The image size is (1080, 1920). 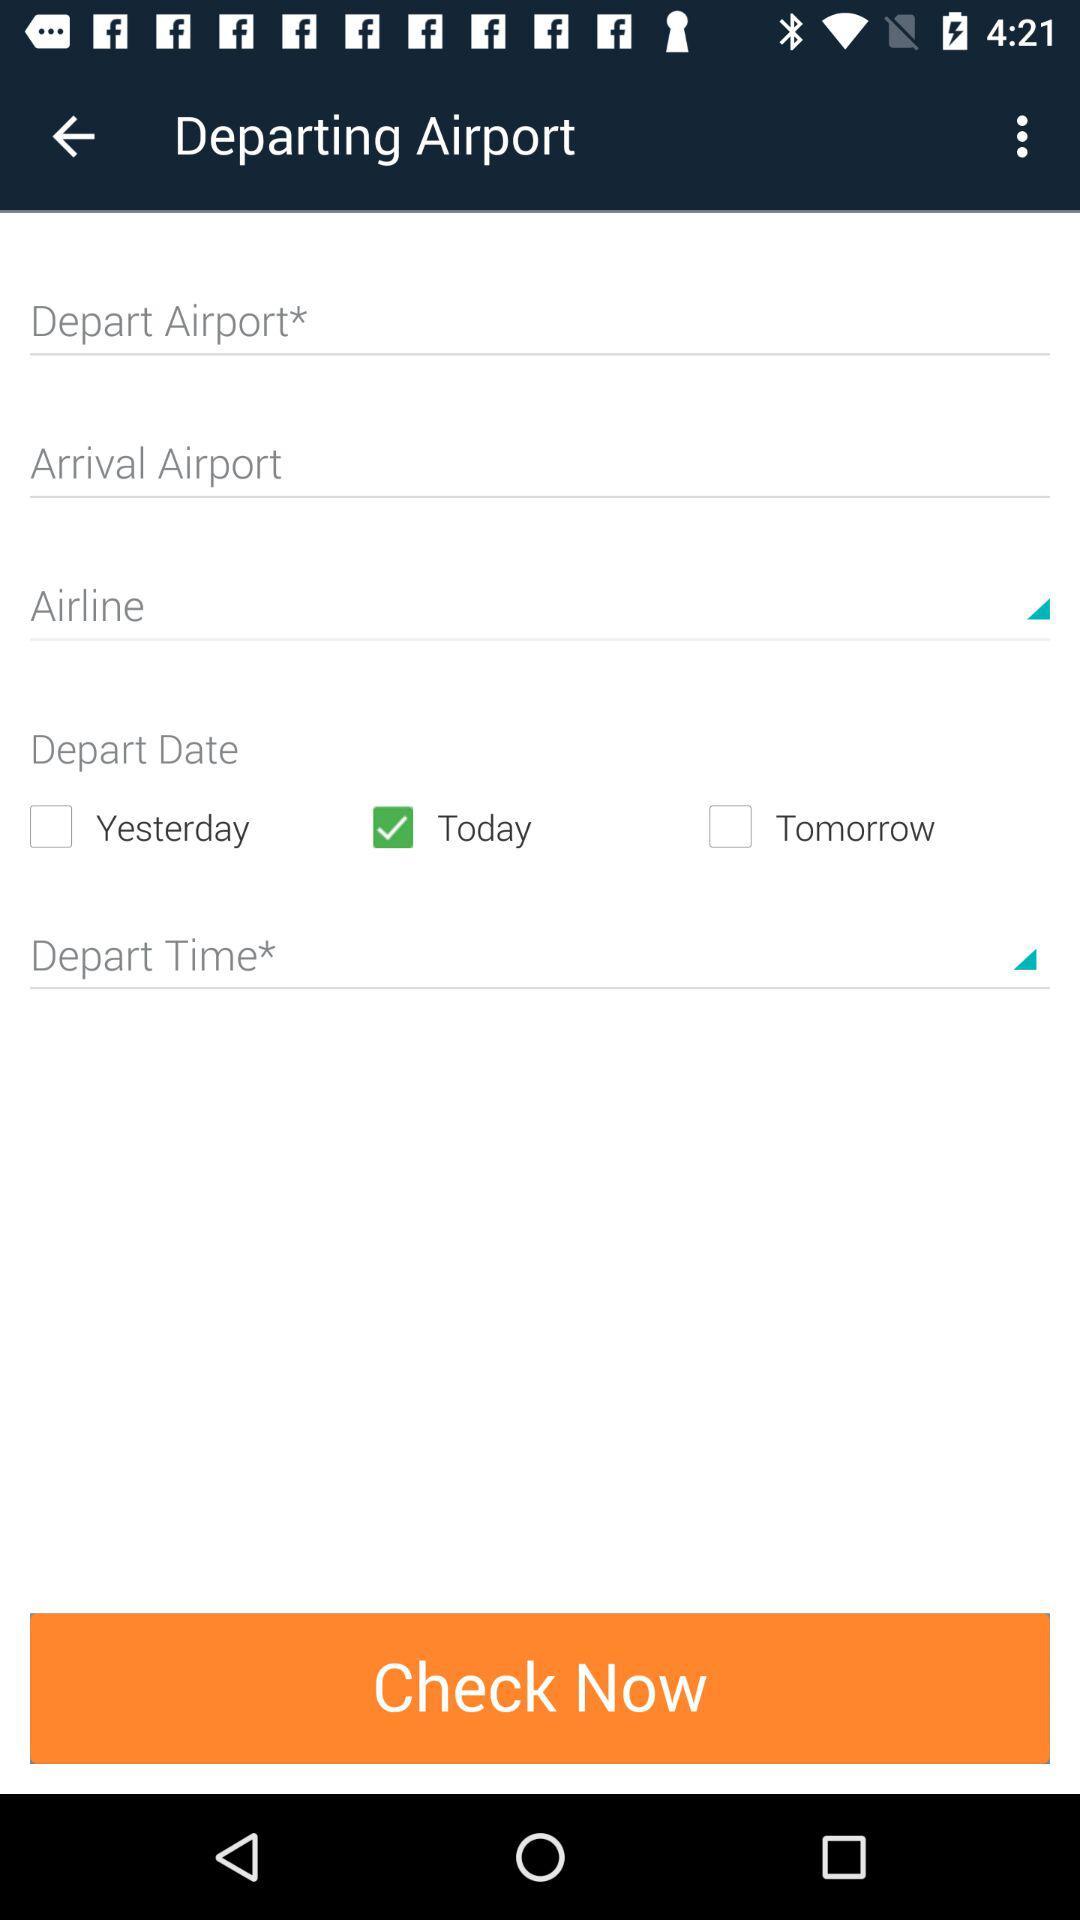 What do you see at coordinates (540, 470) in the screenshot?
I see `the arrival airport` at bounding box center [540, 470].